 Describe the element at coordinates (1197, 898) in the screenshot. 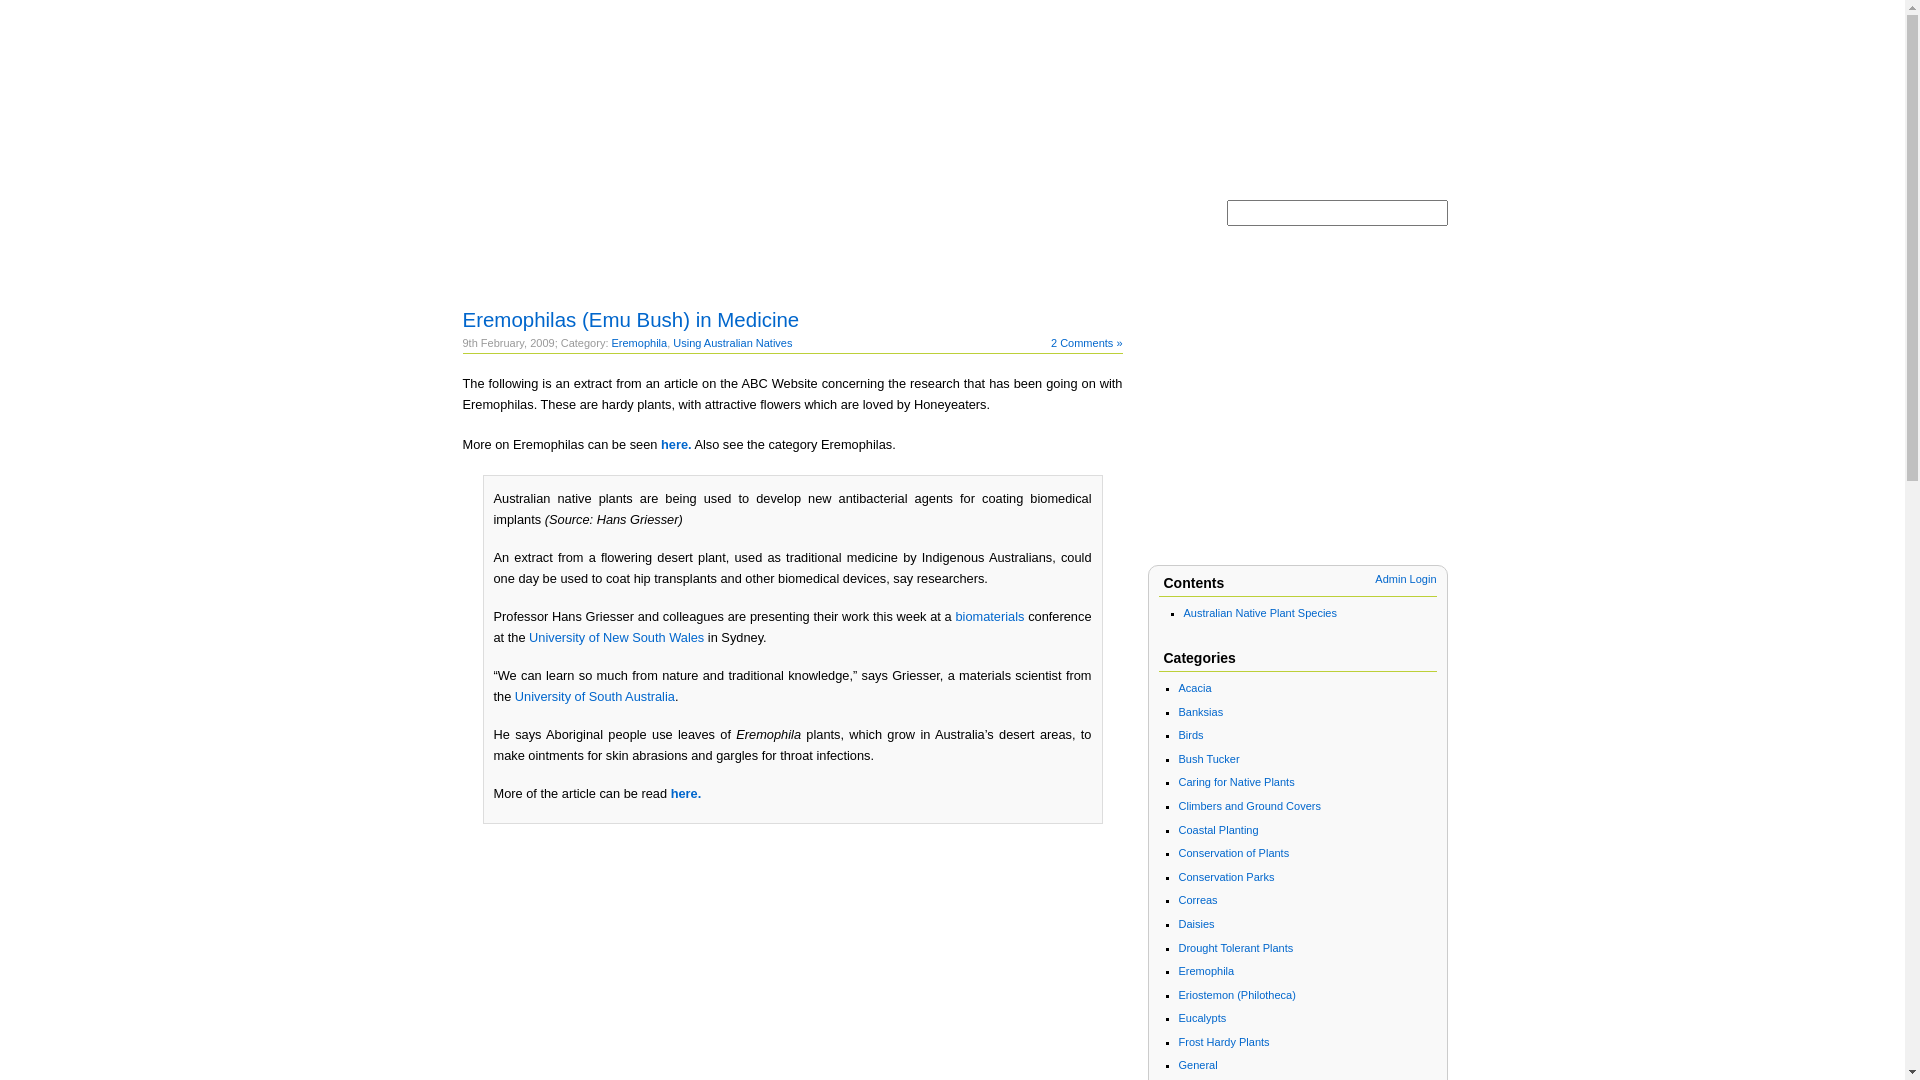

I see `'Correas'` at that location.